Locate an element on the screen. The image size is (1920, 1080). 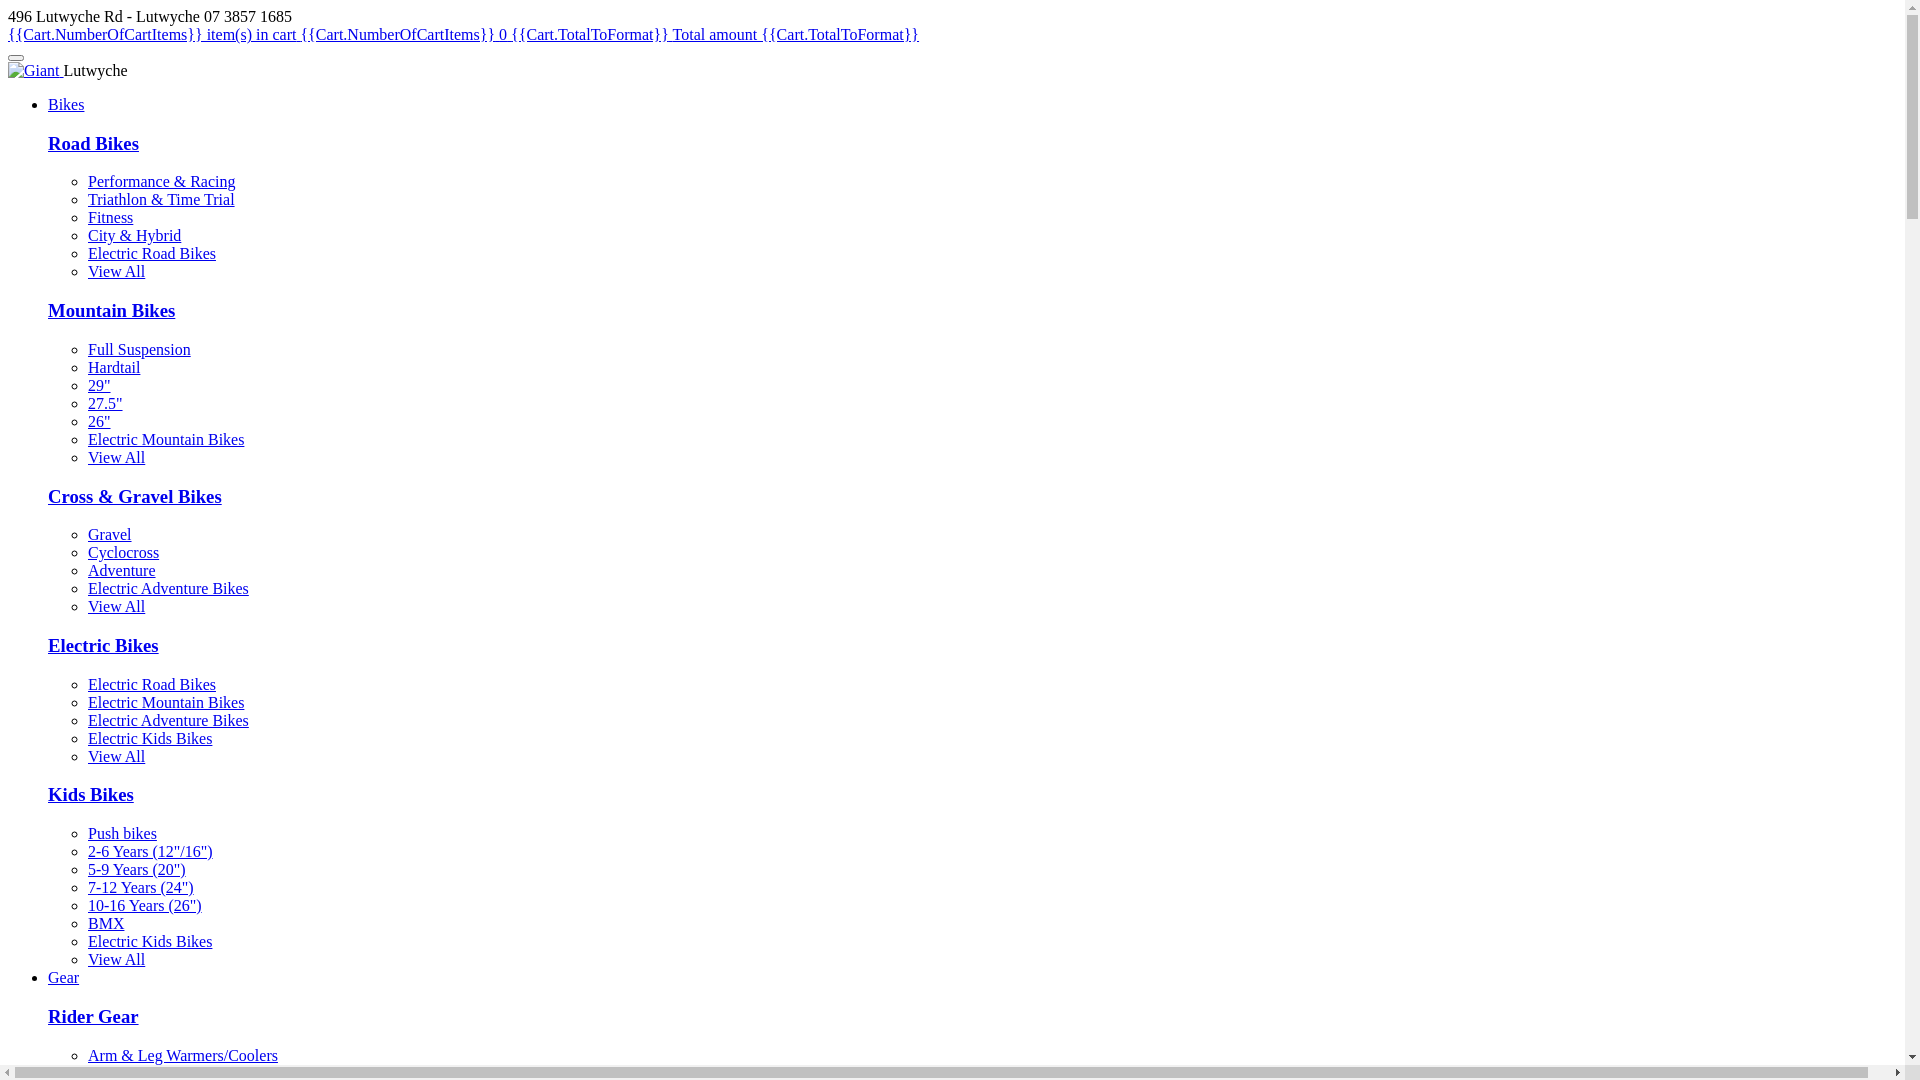
'Electric Adventure Bikes' is located at coordinates (168, 587).